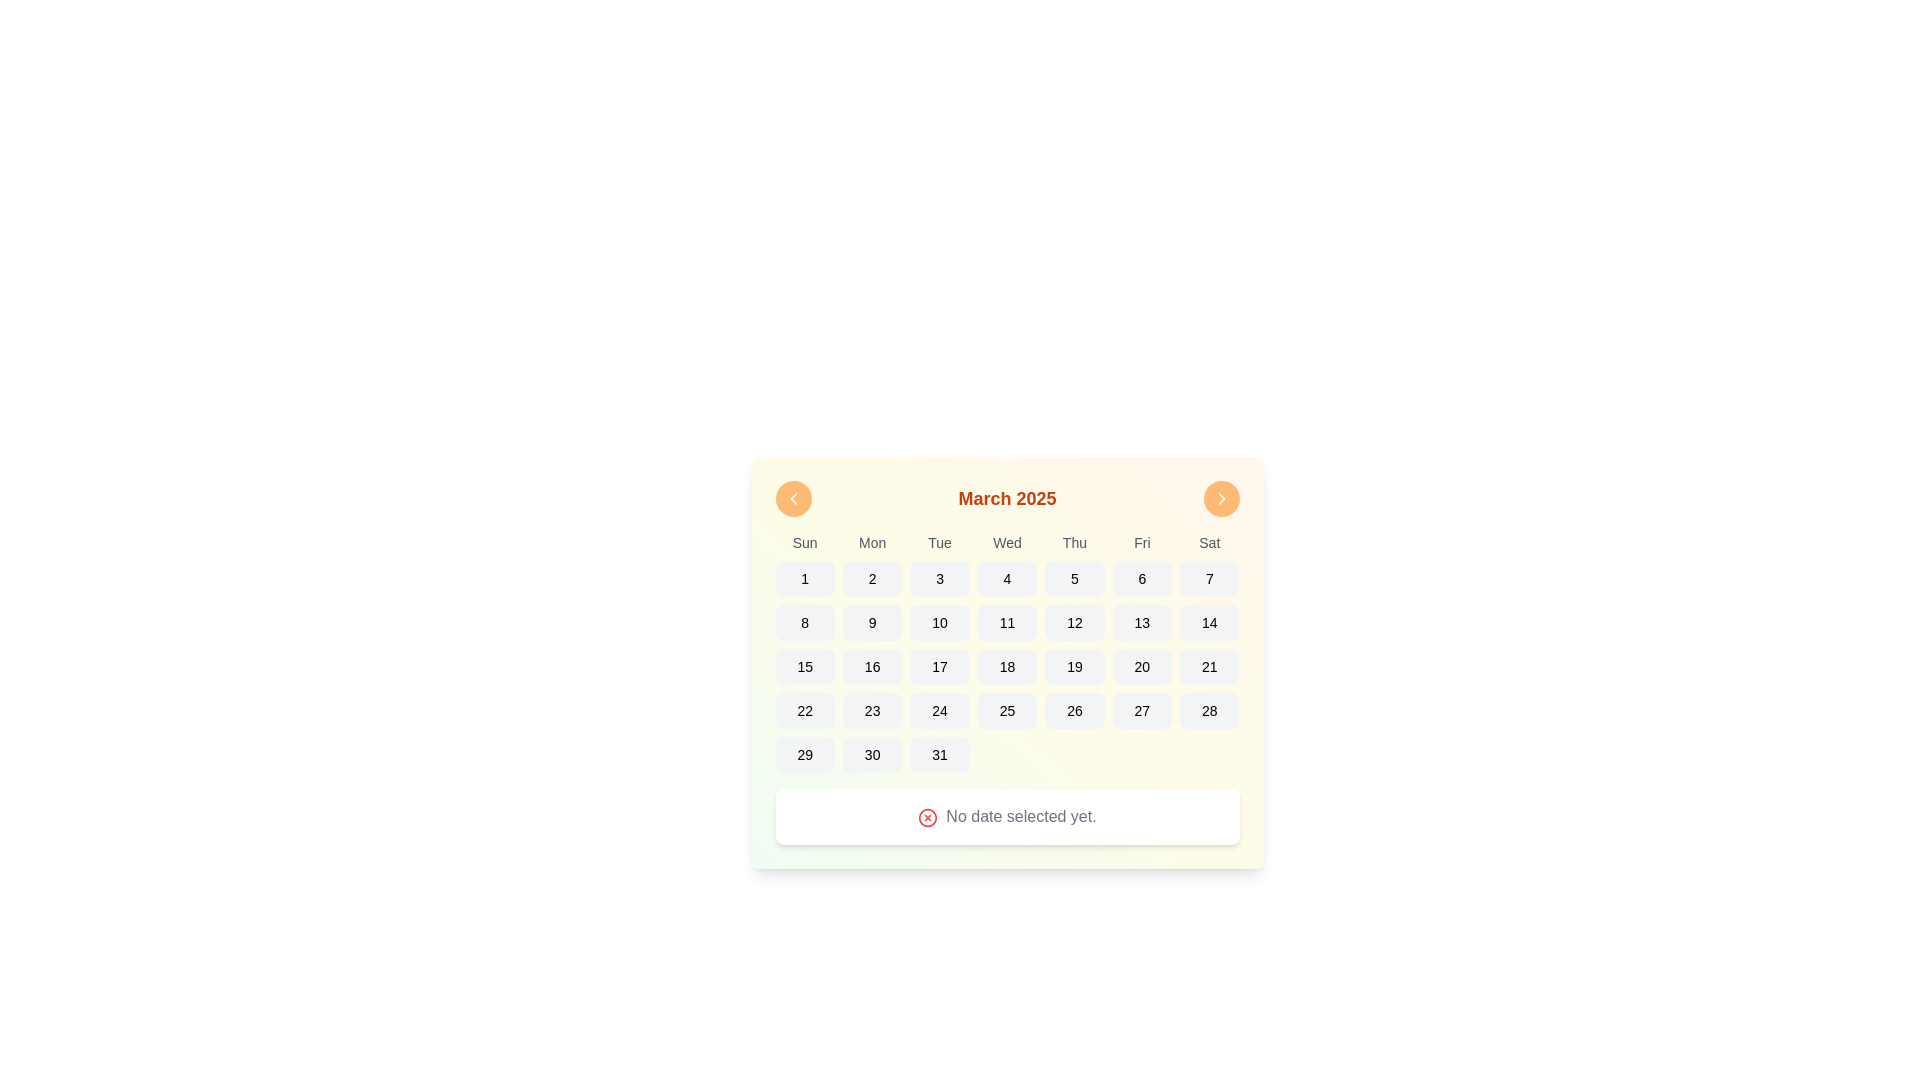 This screenshot has width=1920, height=1080. I want to click on the text label 'Tue' in the header row of the calendar component, which is styled with a medium font weight and light gray color, so click(939, 543).